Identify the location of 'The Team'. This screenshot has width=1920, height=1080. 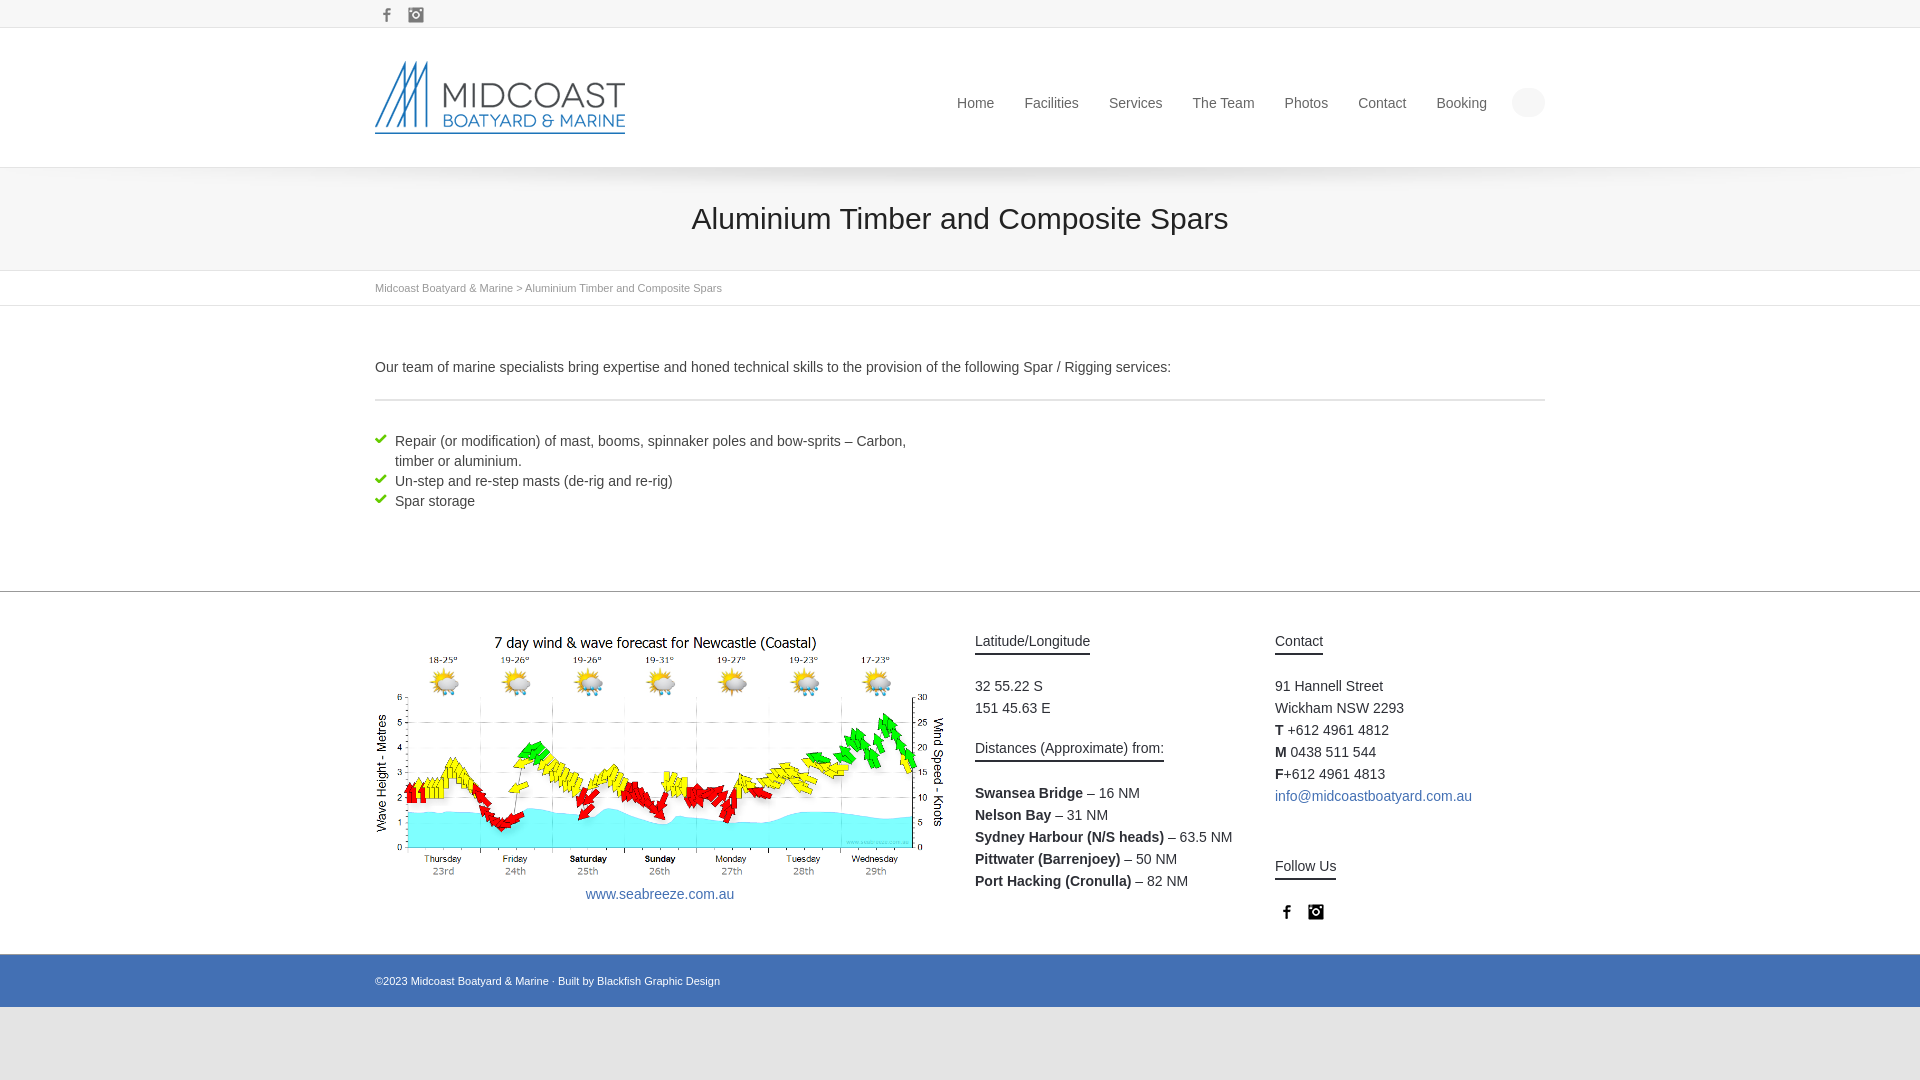
(1223, 103).